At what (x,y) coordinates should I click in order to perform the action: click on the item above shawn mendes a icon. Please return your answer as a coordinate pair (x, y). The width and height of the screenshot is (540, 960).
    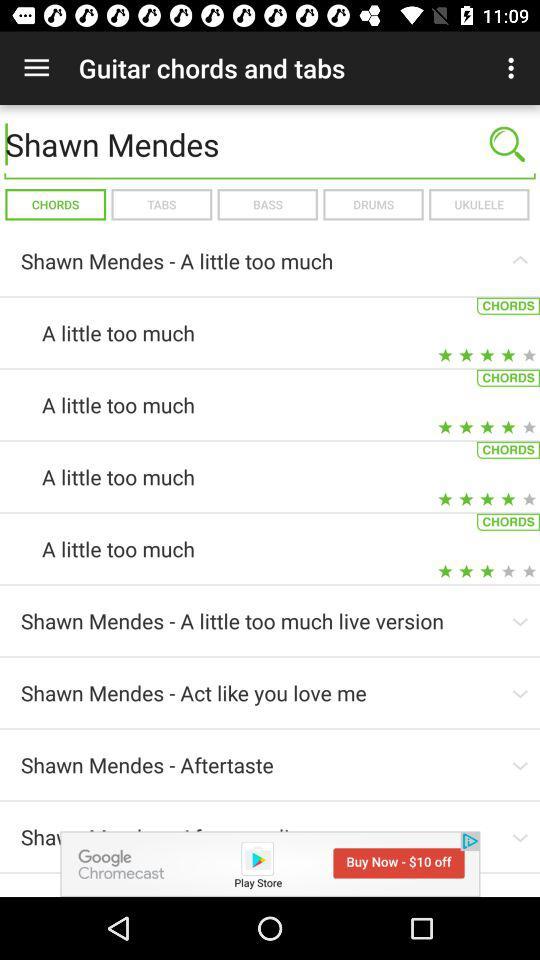
    Looking at the image, I should click on (267, 204).